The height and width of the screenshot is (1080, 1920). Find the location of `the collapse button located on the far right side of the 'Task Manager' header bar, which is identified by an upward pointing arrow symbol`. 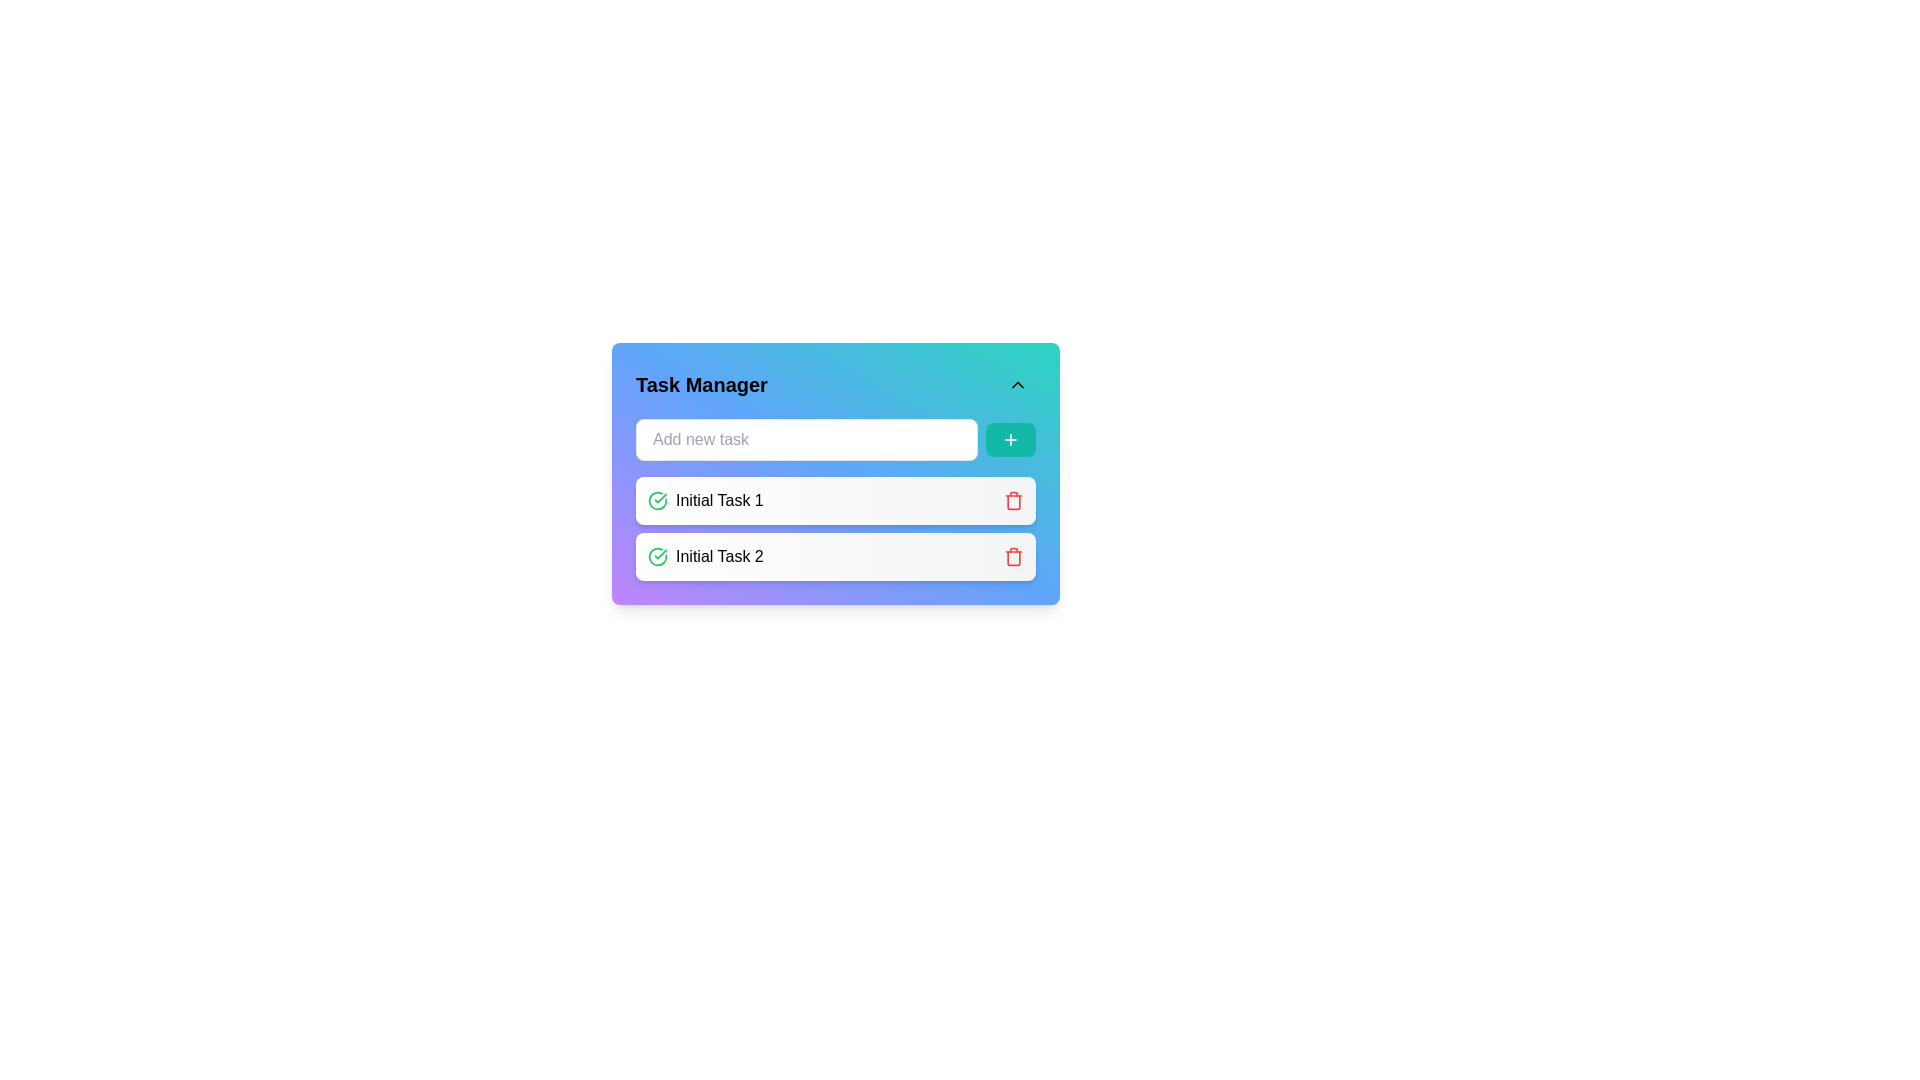

the collapse button located on the far right side of the 'Task Manager' header bar, which is identified by an upward pointing arrow symbol is located at coordinates (1017, 385).